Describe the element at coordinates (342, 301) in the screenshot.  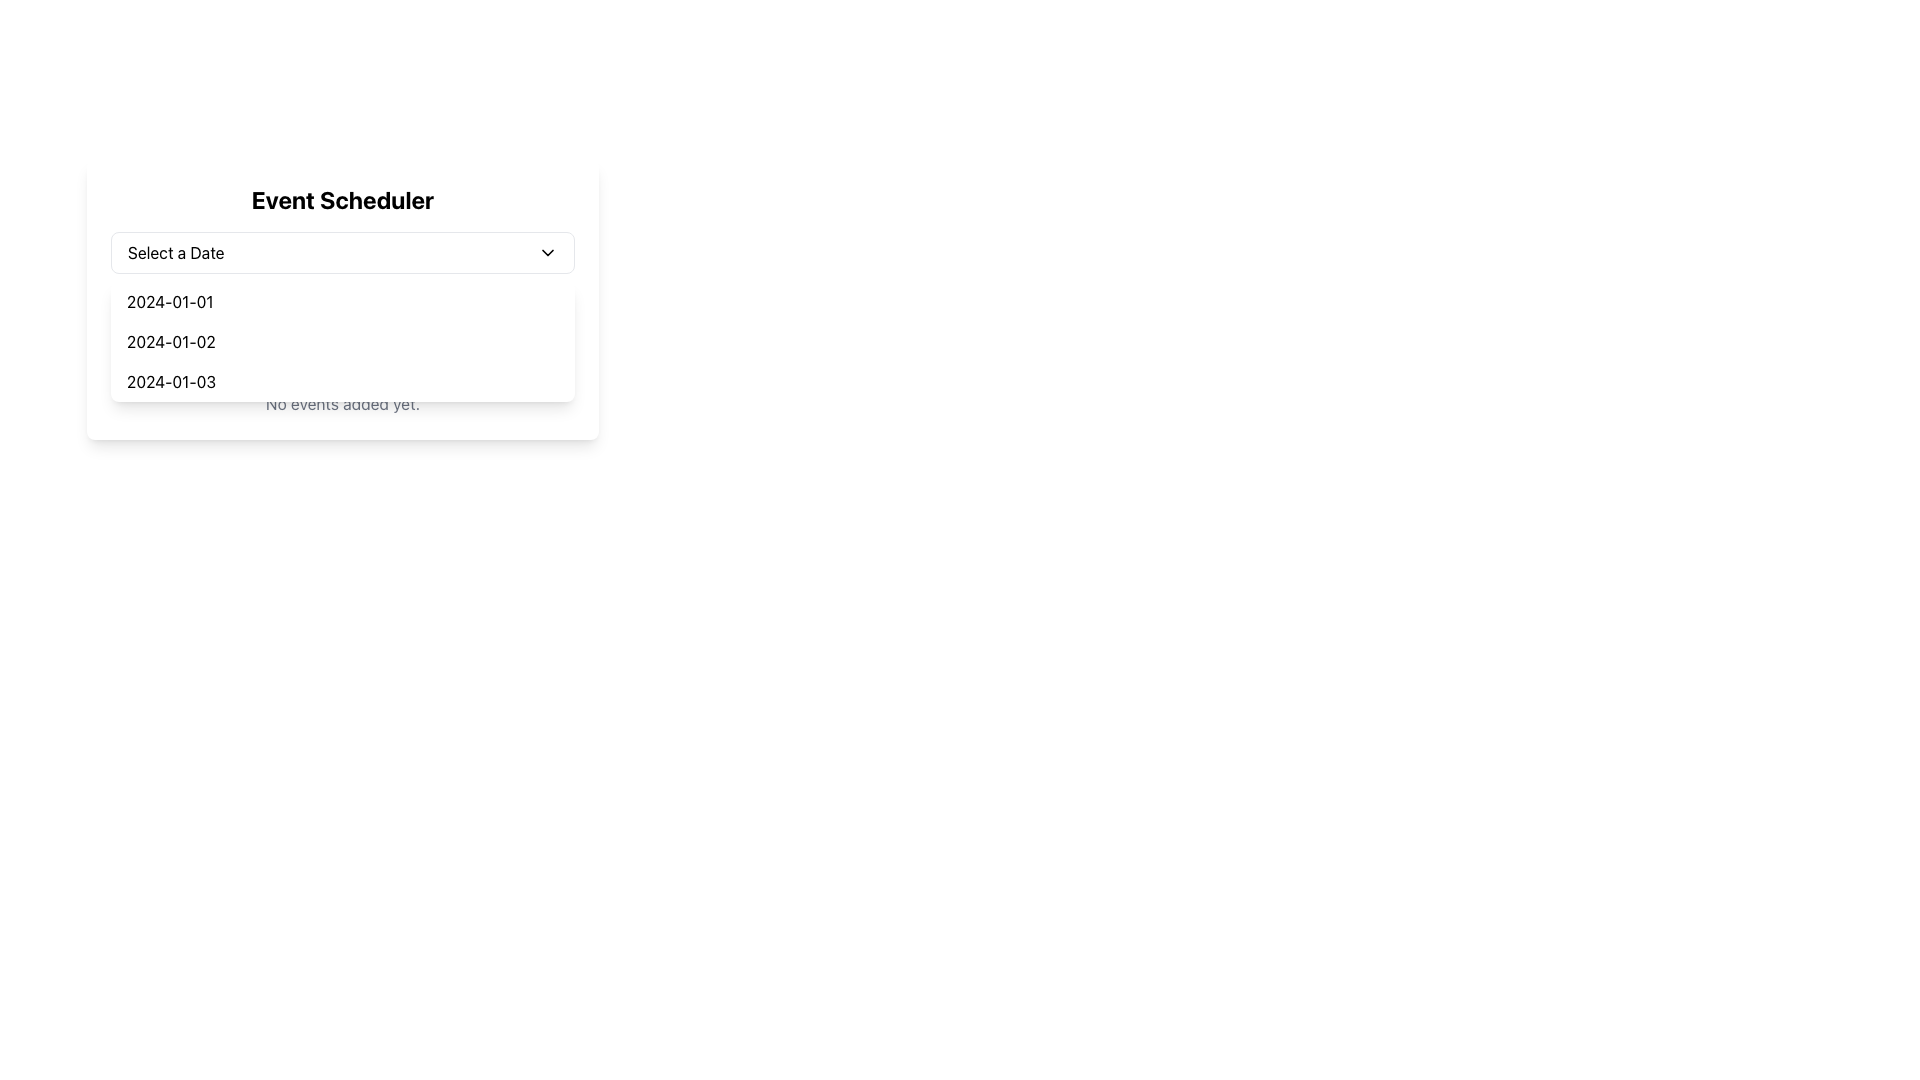
I see `the first item in the dropdown list displaying the date '2024-01-01'` at that location.